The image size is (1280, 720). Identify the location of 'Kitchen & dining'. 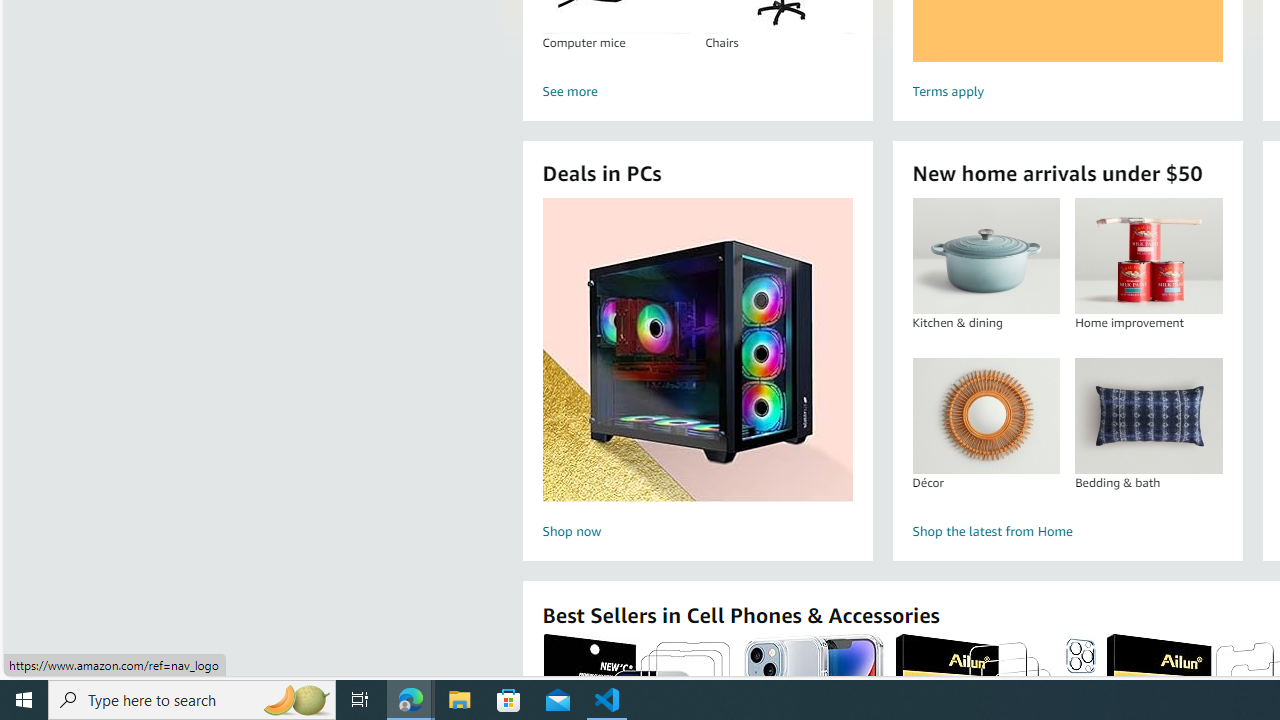
(985, 255).